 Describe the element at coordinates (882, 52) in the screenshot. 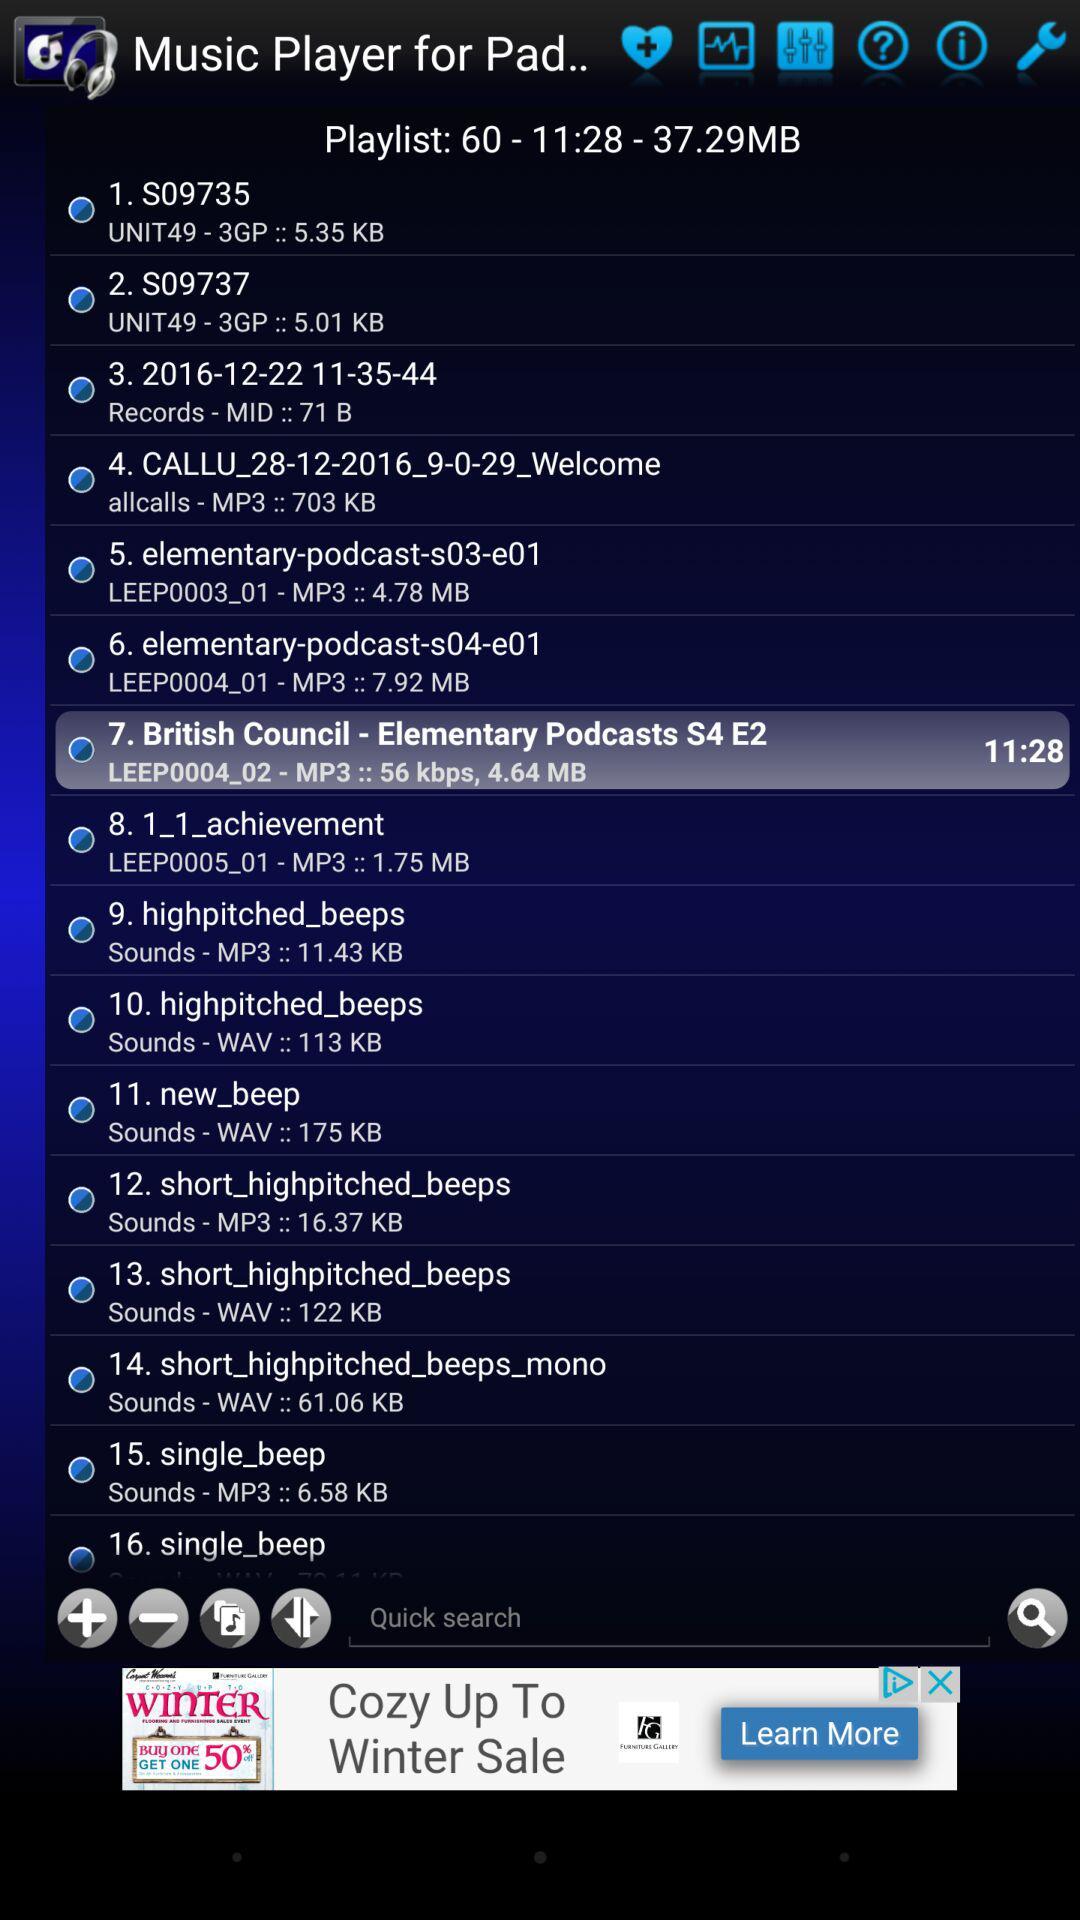

I see `open information` at that location.